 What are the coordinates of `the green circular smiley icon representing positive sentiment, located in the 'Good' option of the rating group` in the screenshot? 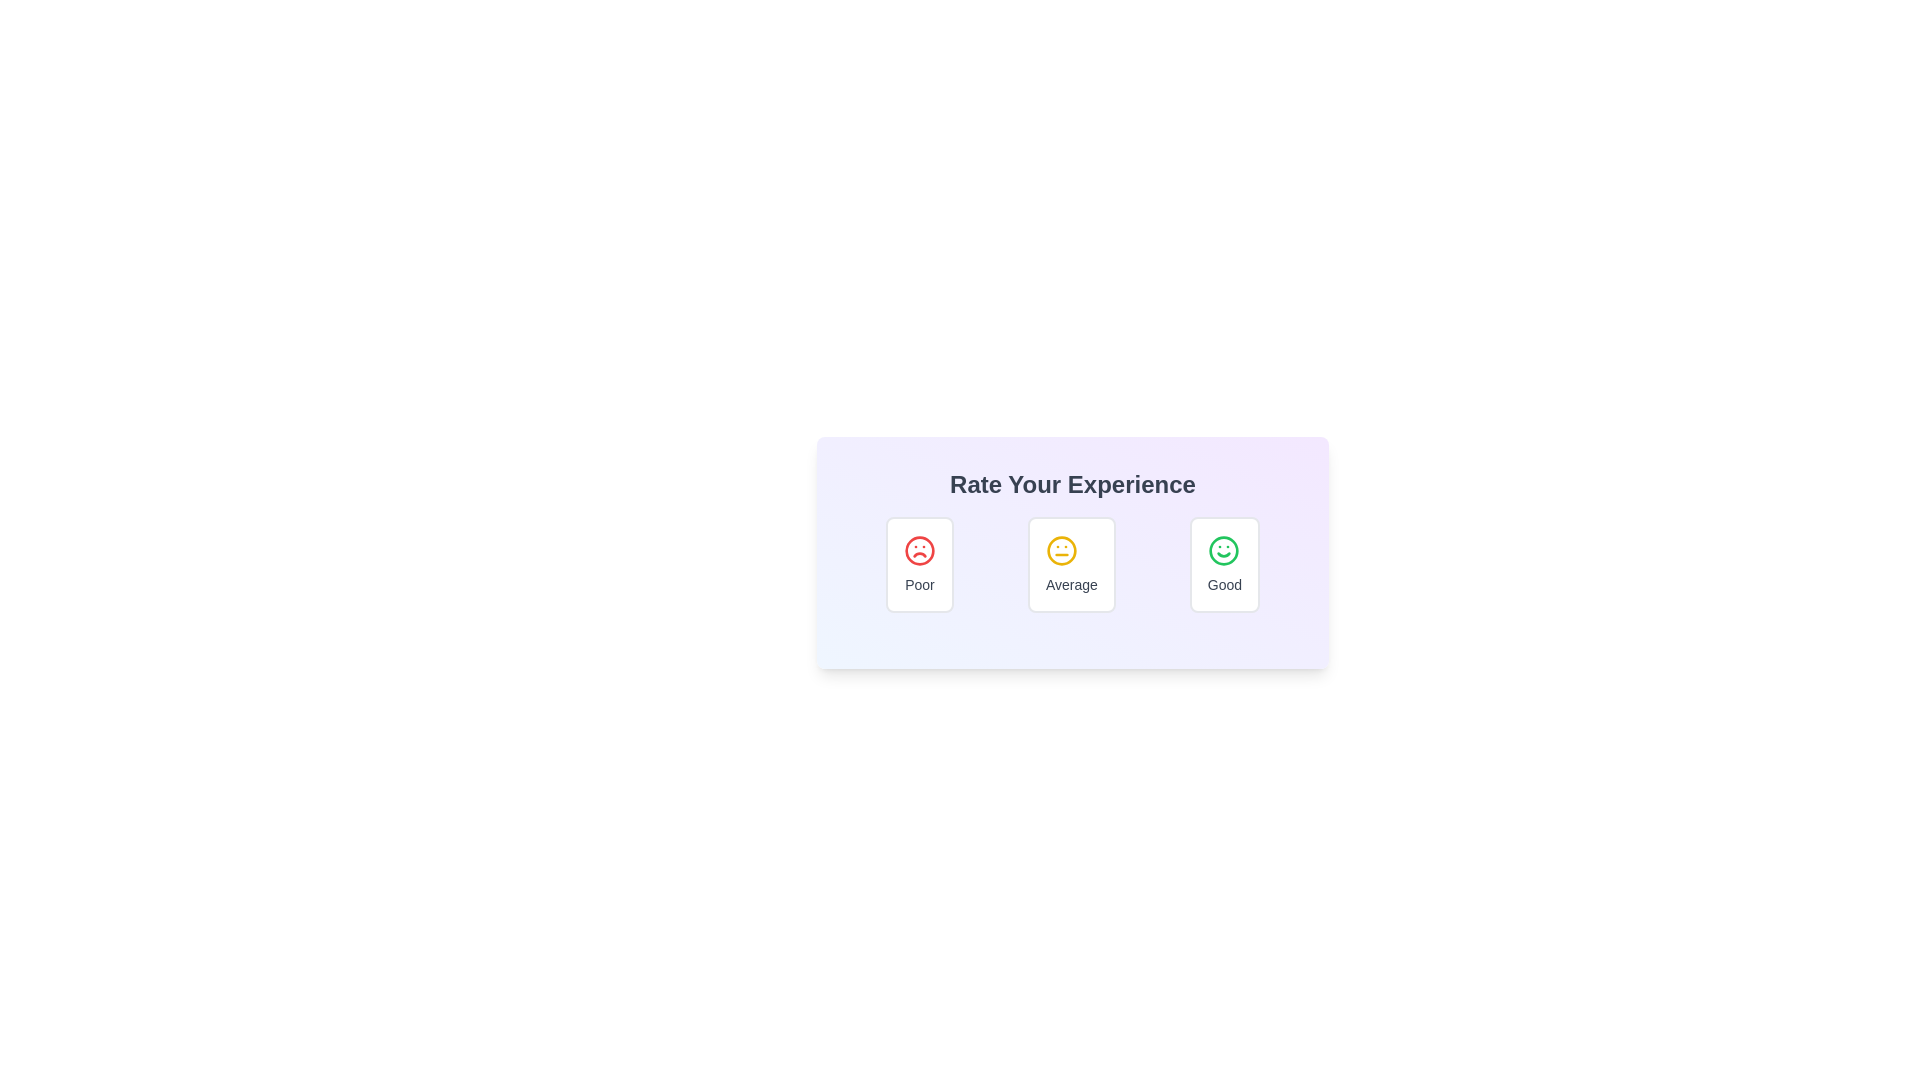 It's located at (1222, 551).